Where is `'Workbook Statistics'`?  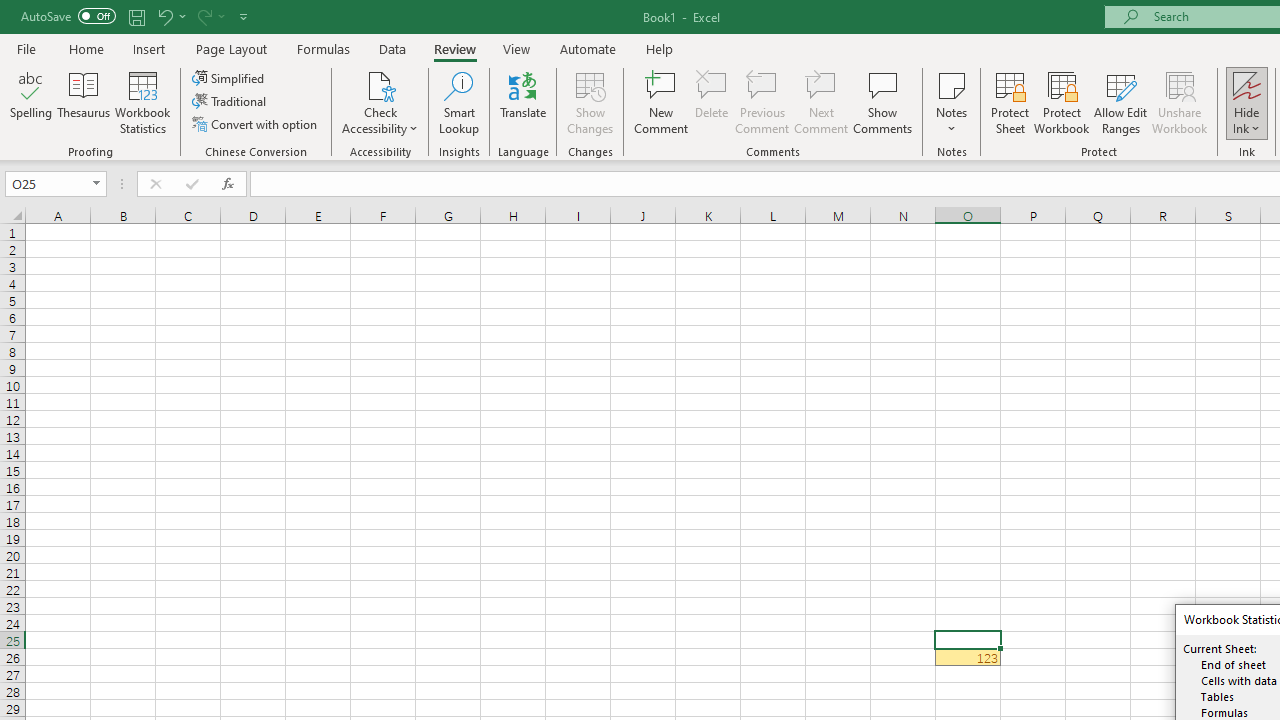
'Workbook Statistics' is located at coordinates (141, 103).